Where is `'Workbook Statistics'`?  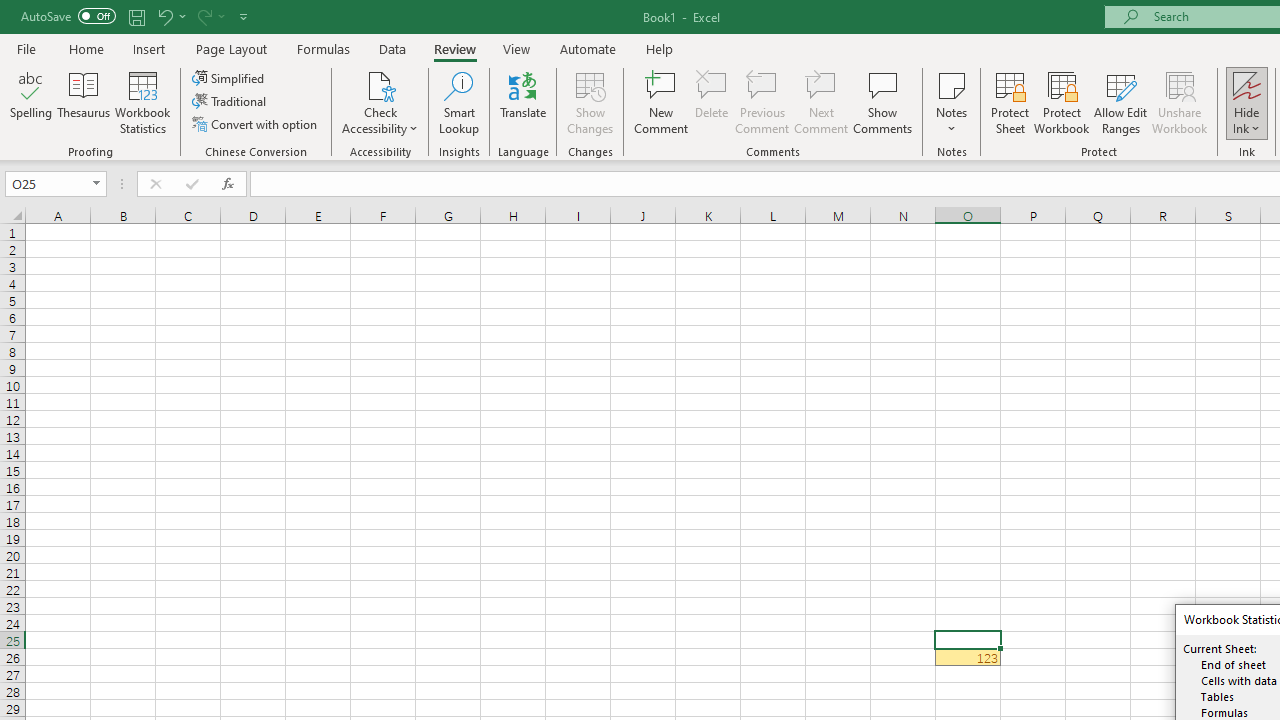
'Workbook Statistics' is located at coordinates (141, 103).